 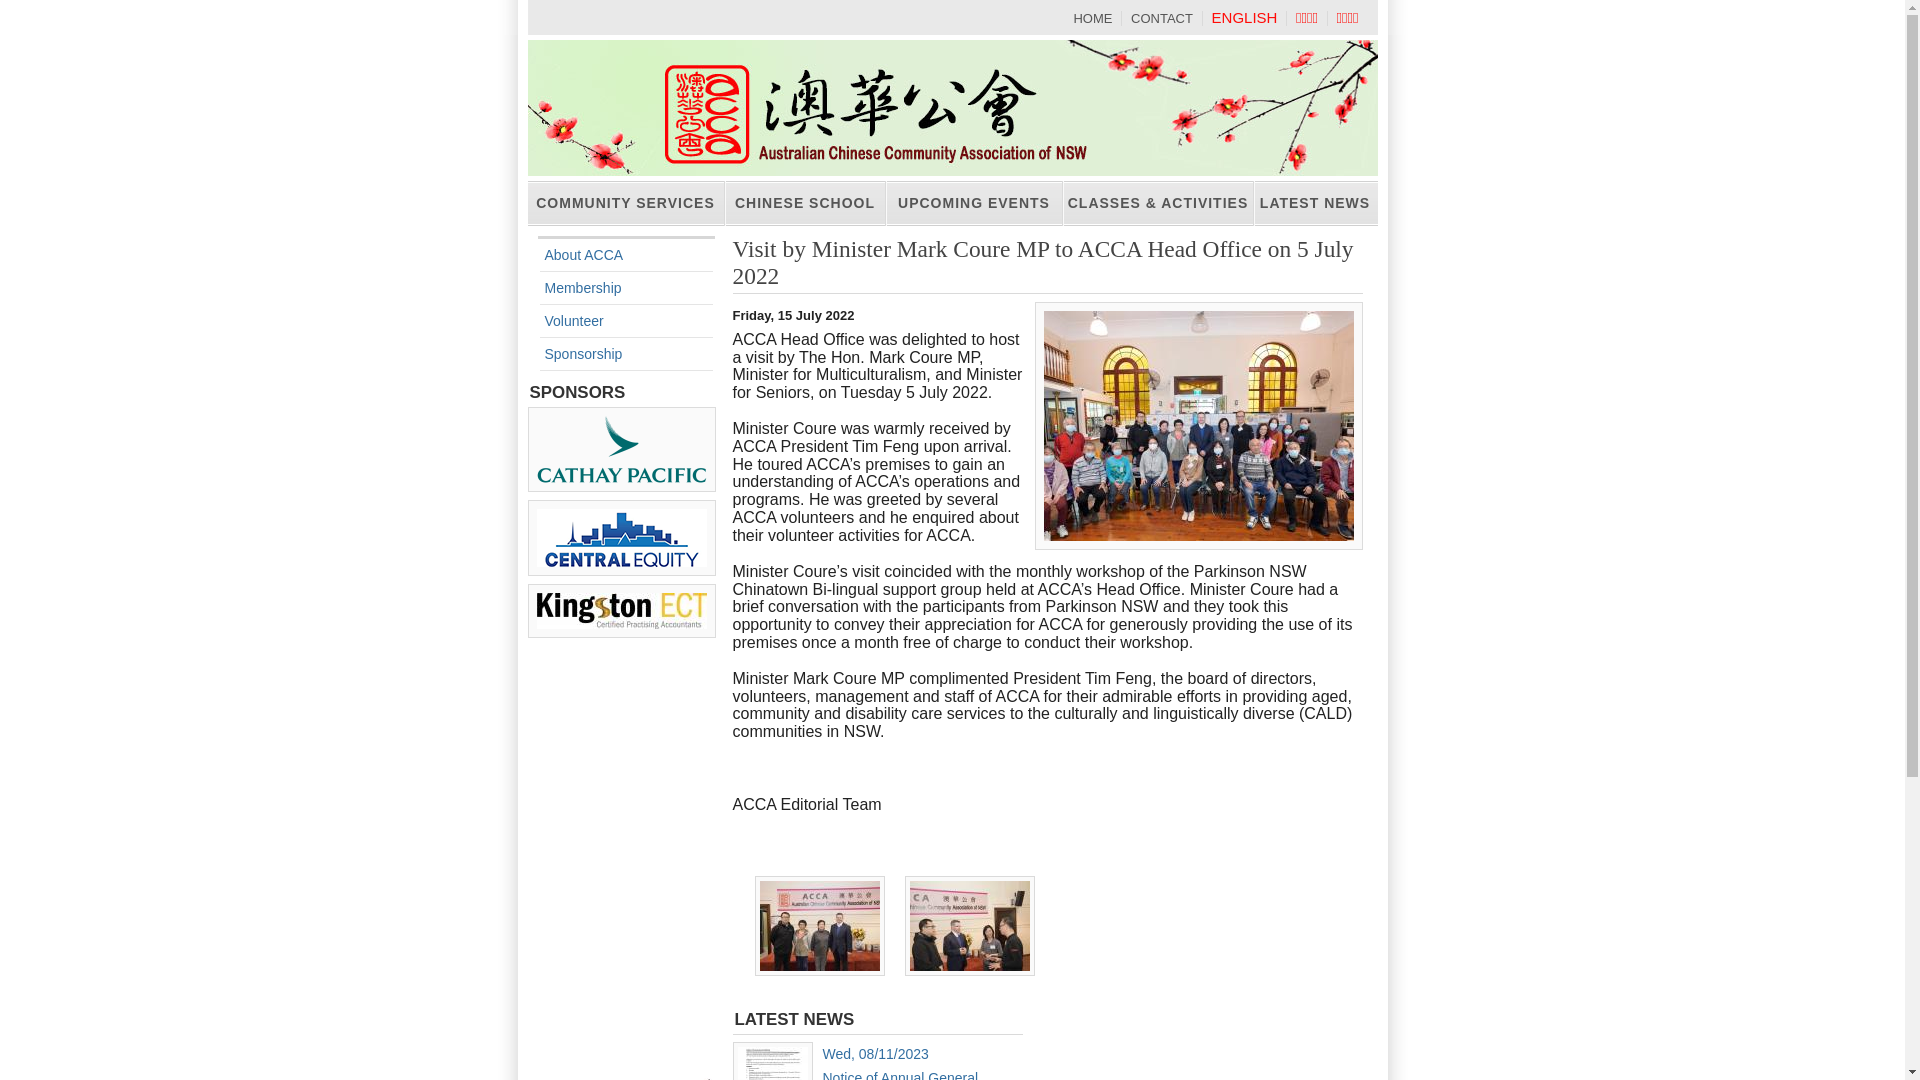 I want to click on 'CLASSES & ACTIVITIES', so click(x=1157, y=203).